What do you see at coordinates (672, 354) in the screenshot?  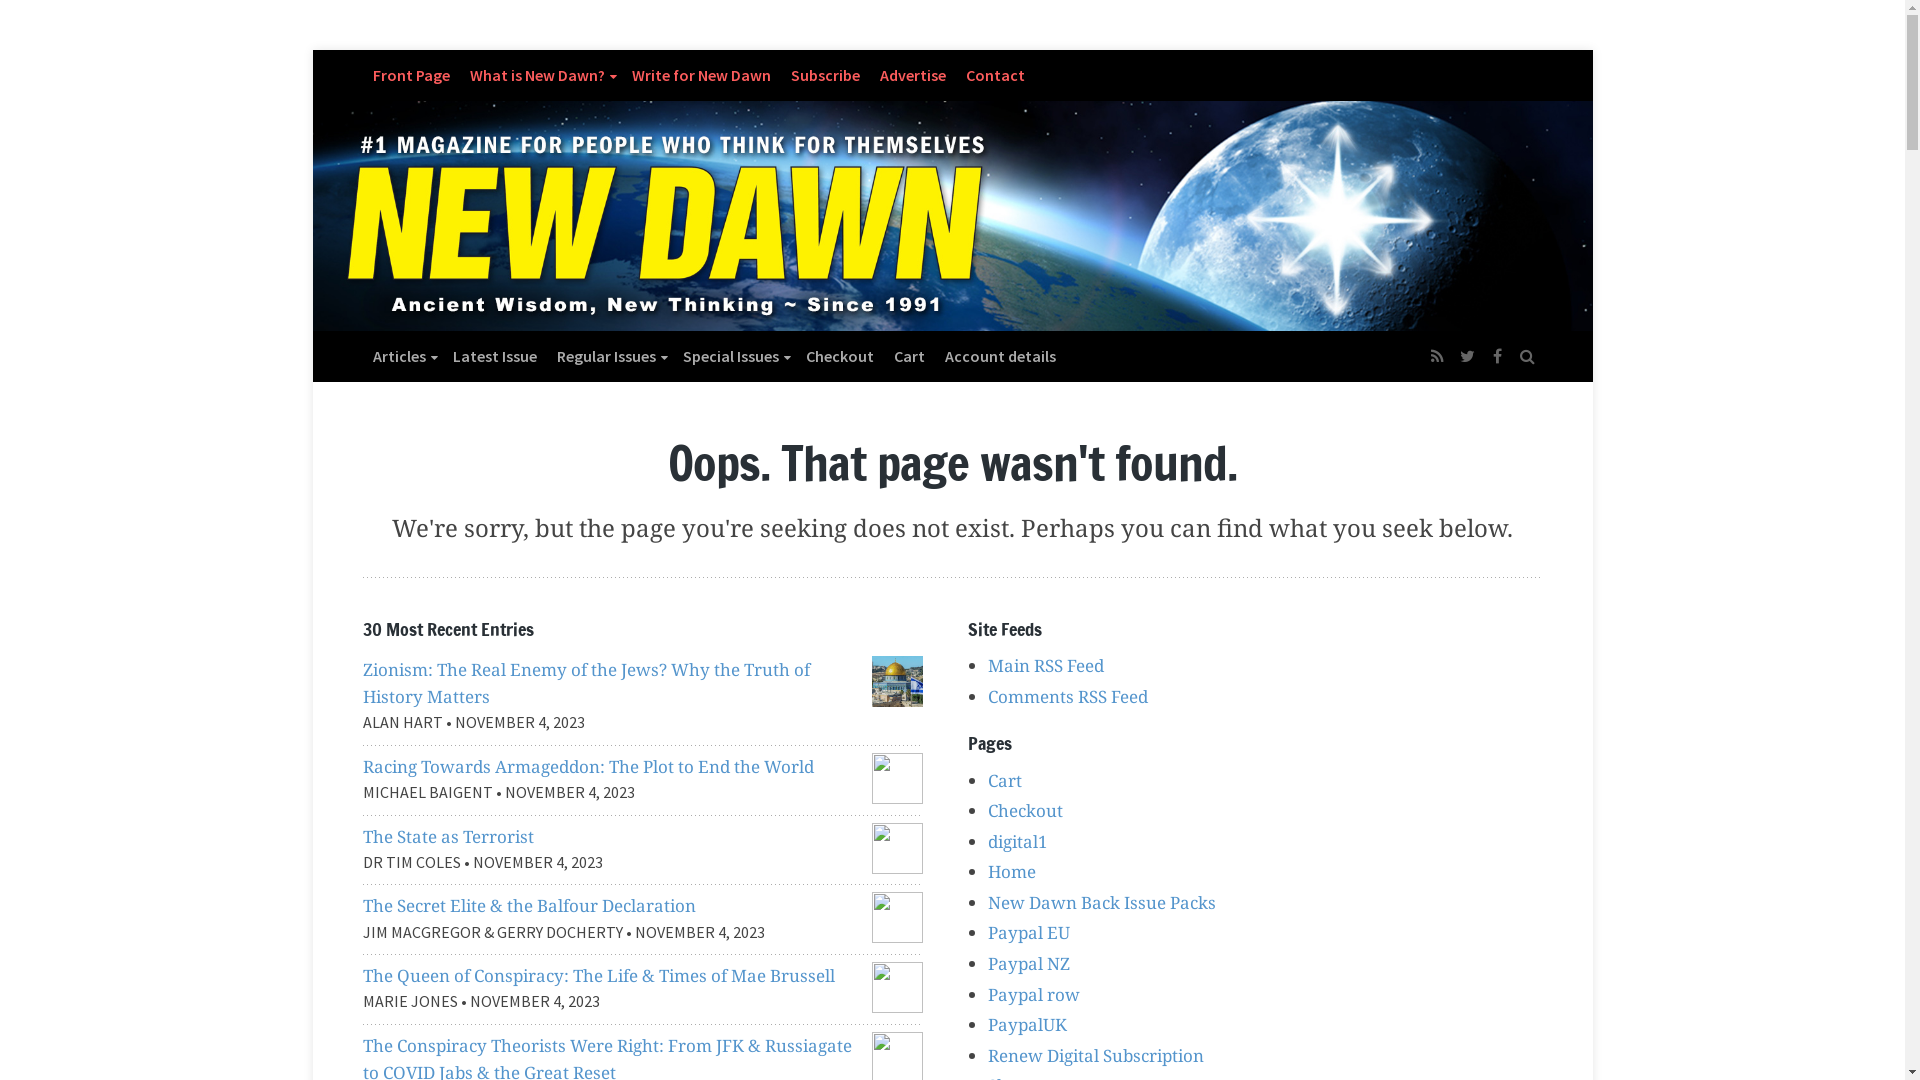 I see `'Special Issues'` at bounding box center [672, 354].